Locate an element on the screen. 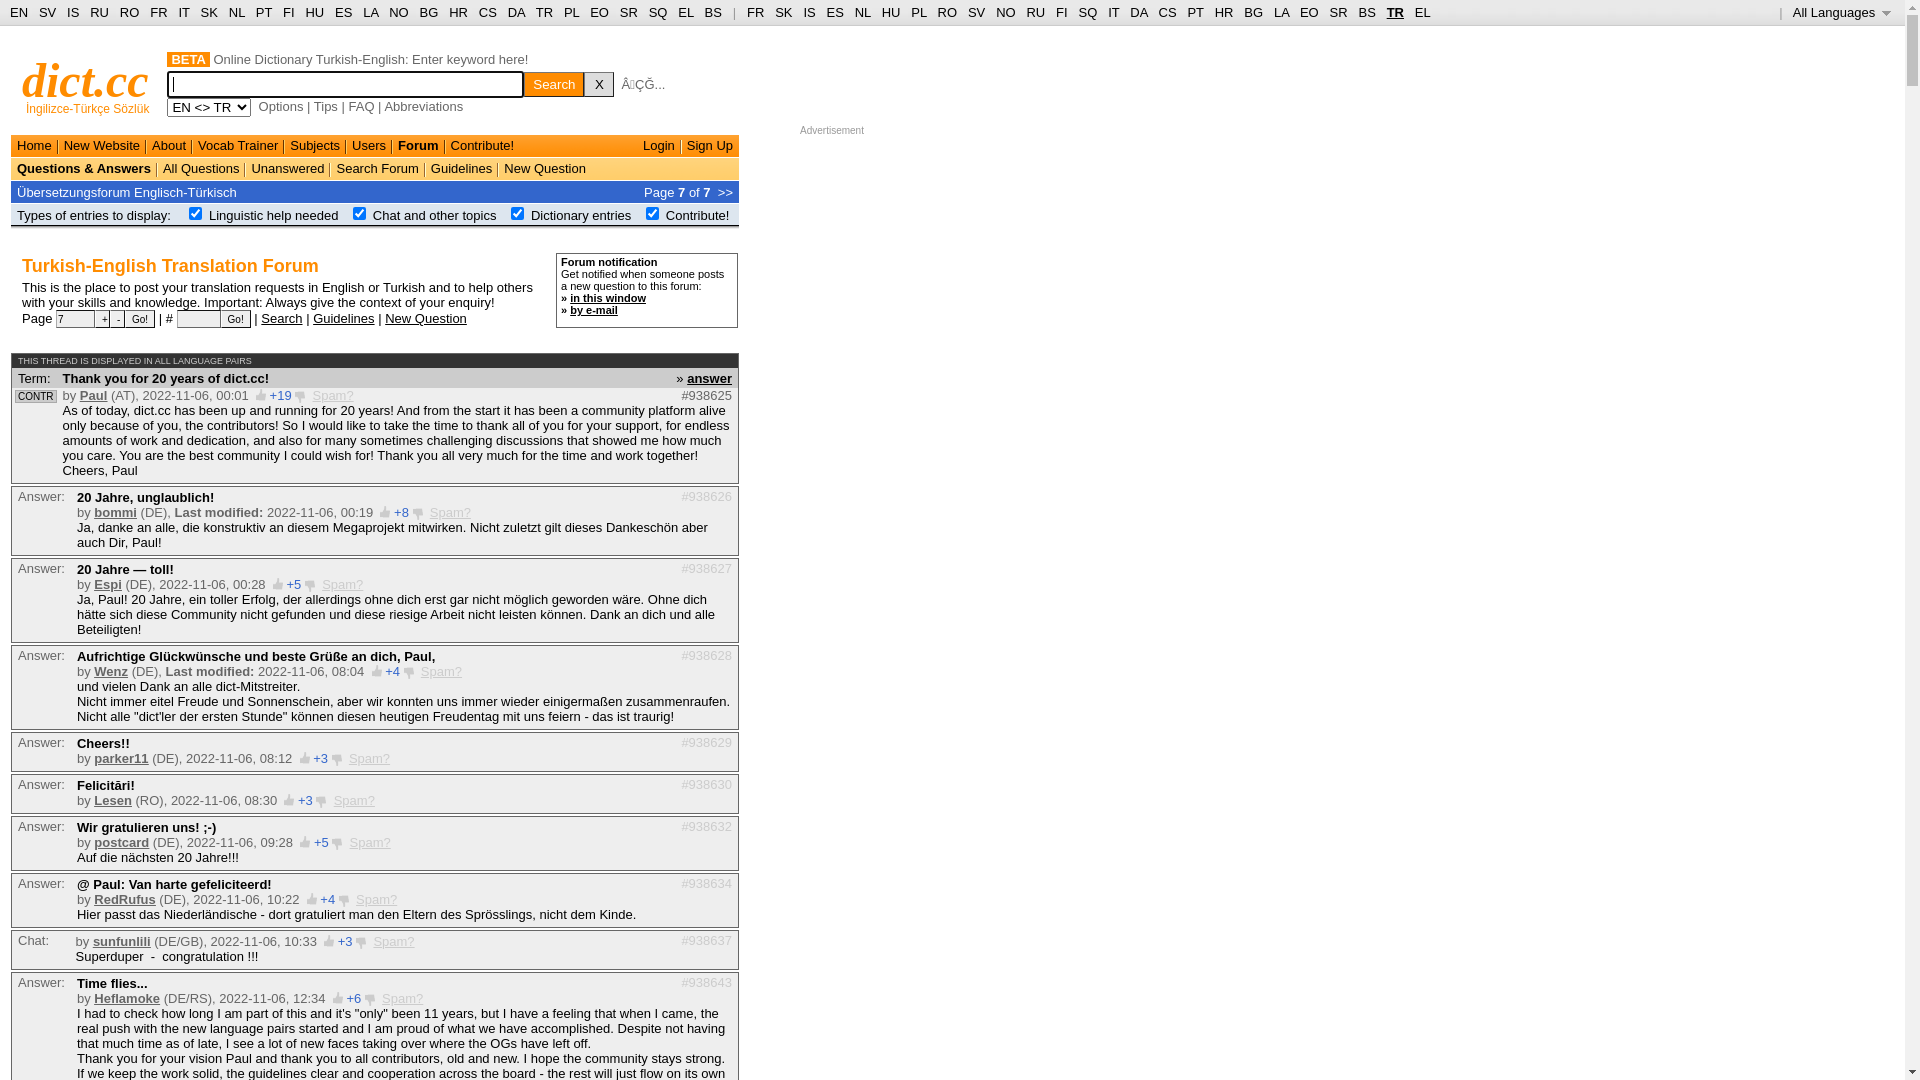 The height and width of the screenshot is (1080, 1920). 'Spam?' is located at coordinates (393, 941).